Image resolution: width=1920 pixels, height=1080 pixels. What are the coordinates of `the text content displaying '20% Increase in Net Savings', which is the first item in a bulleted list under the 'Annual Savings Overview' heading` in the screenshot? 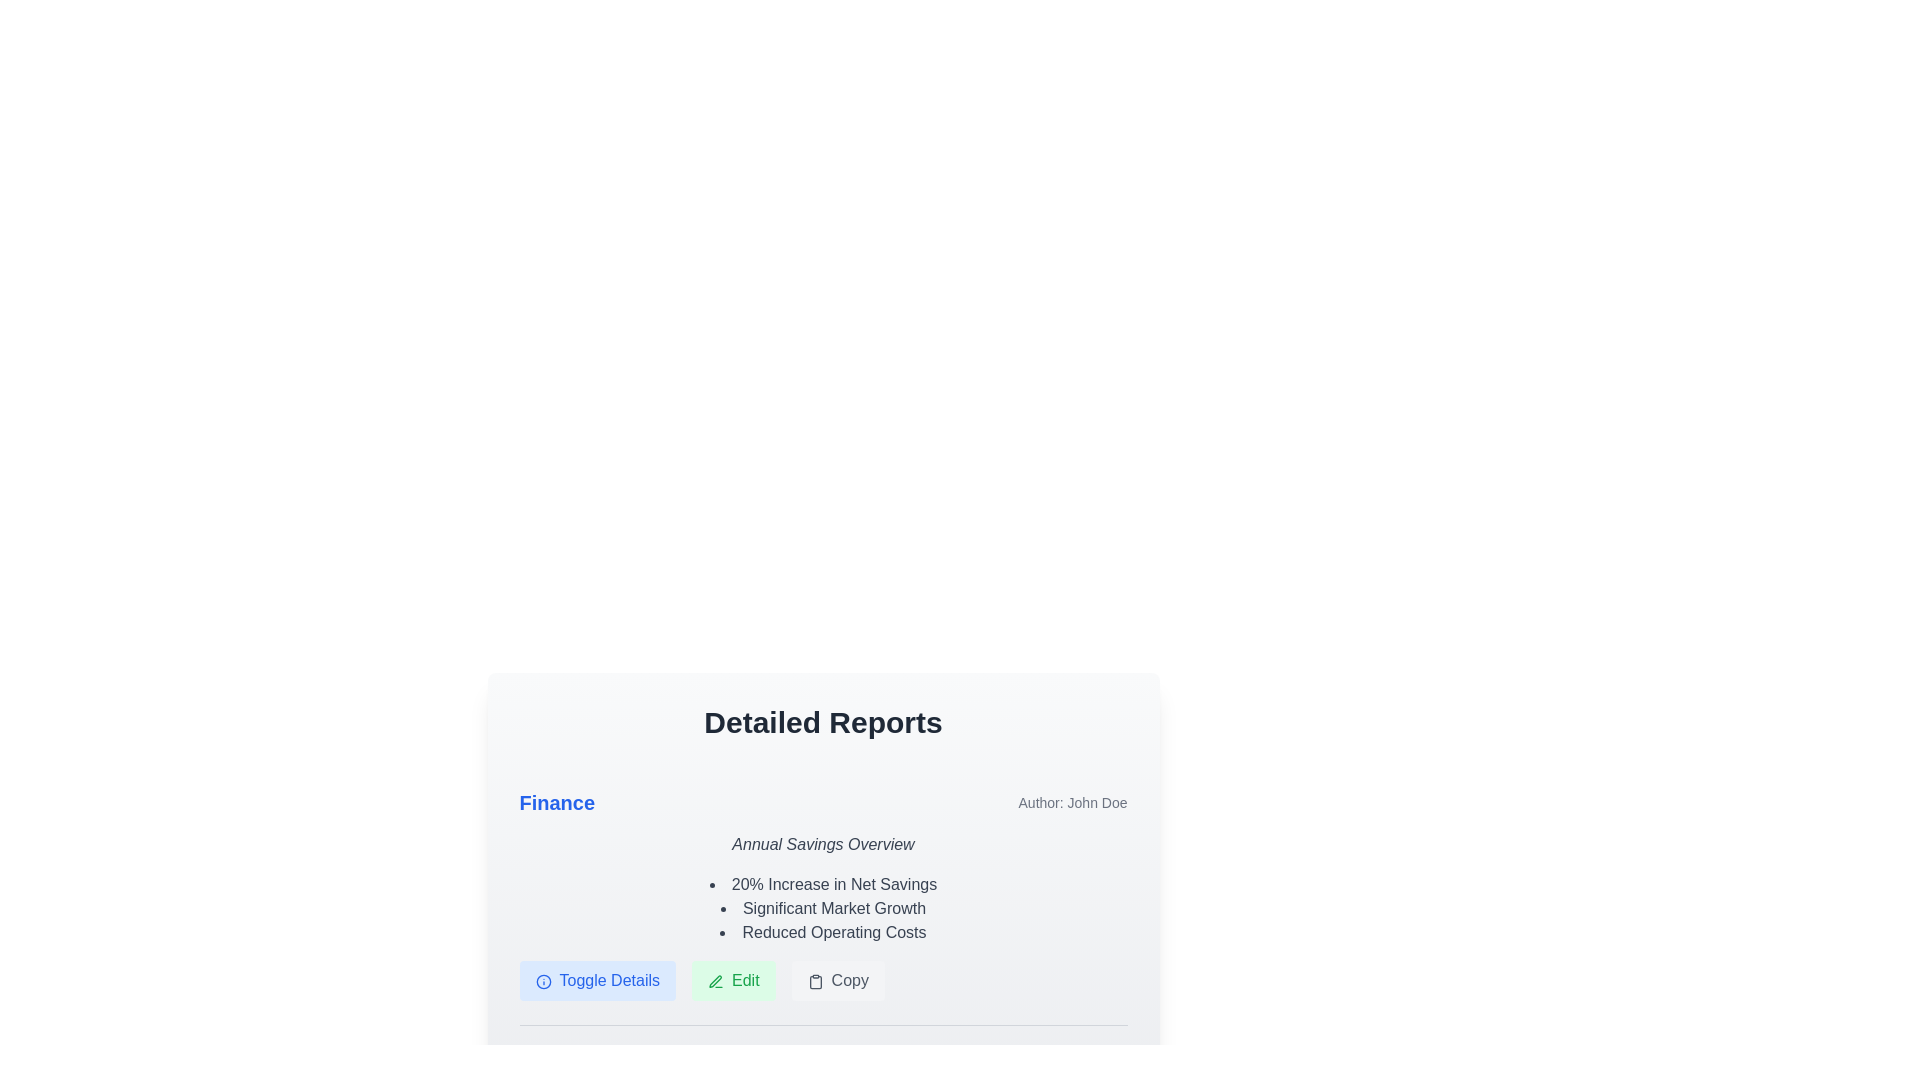 It's located at (823, 883).